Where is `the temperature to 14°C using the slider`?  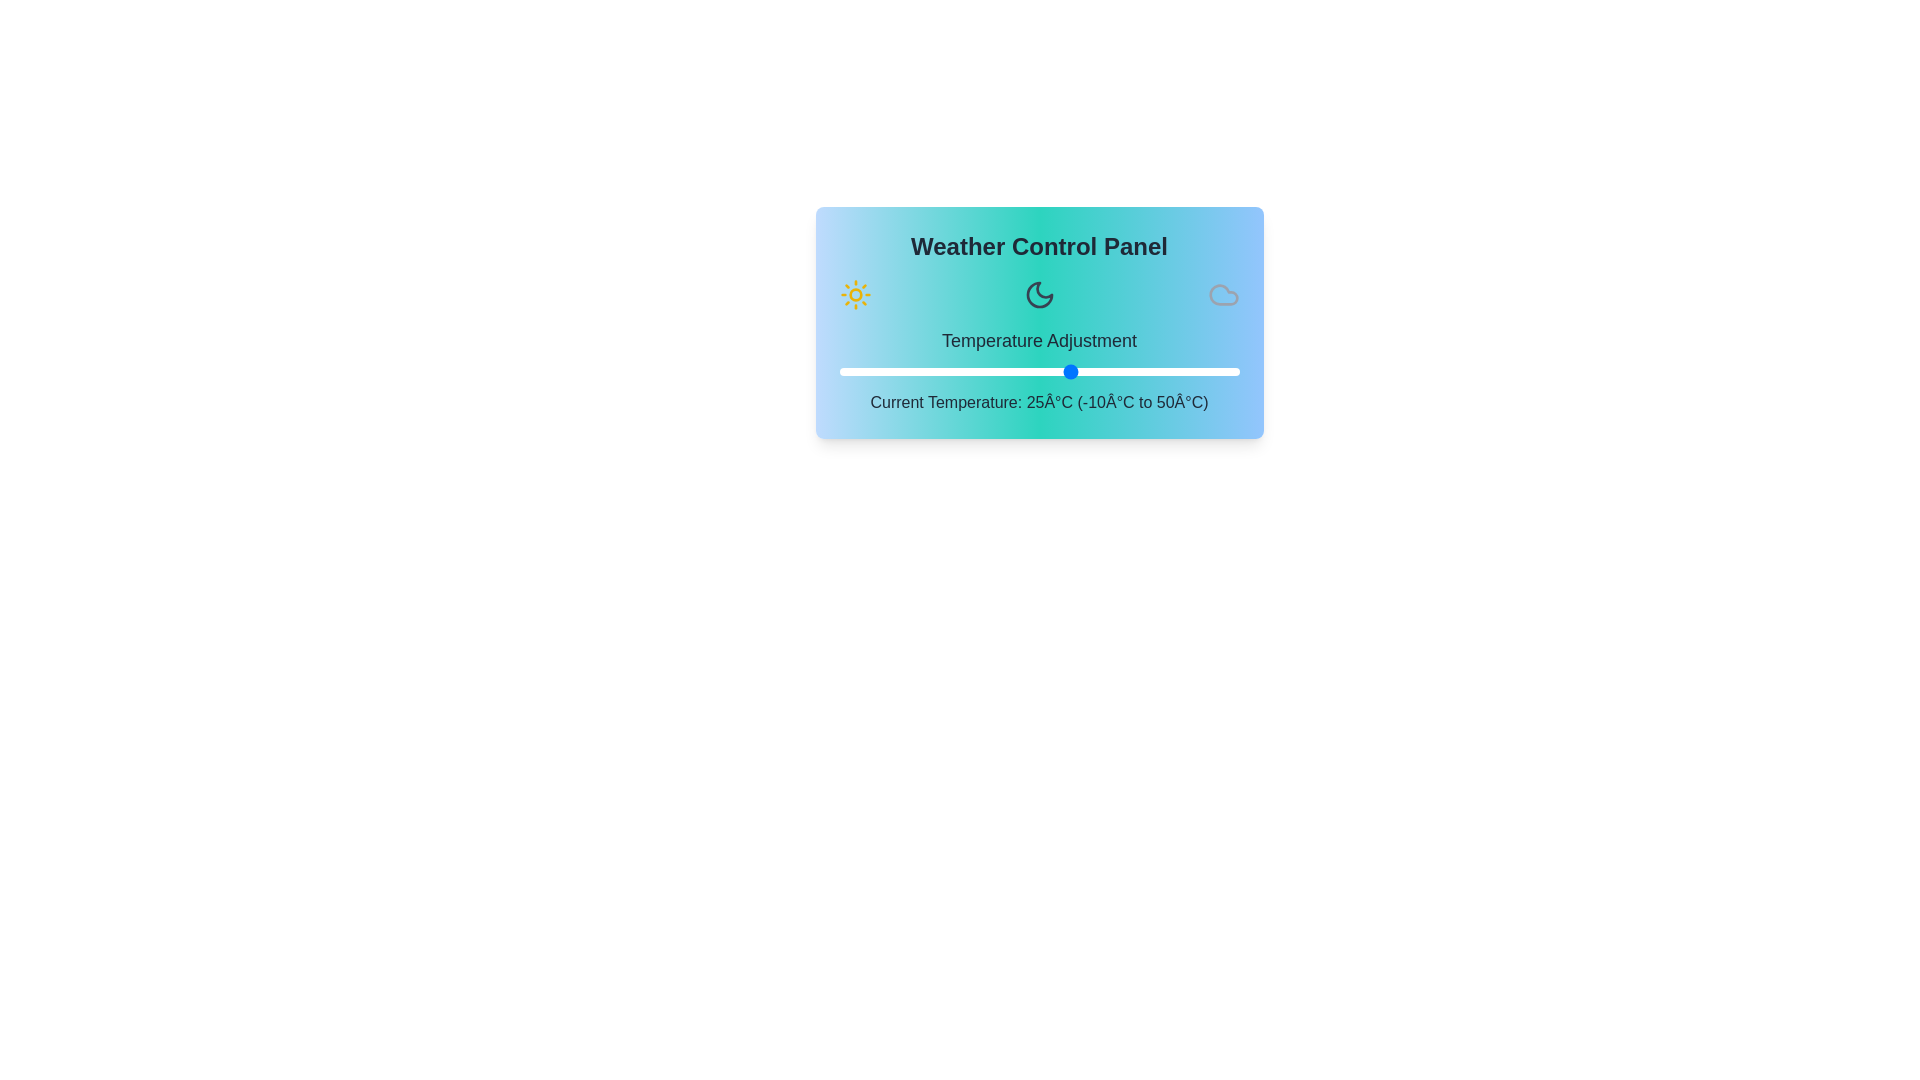 the temperature to 14°C using the slider is located at coordinates (999, 371).